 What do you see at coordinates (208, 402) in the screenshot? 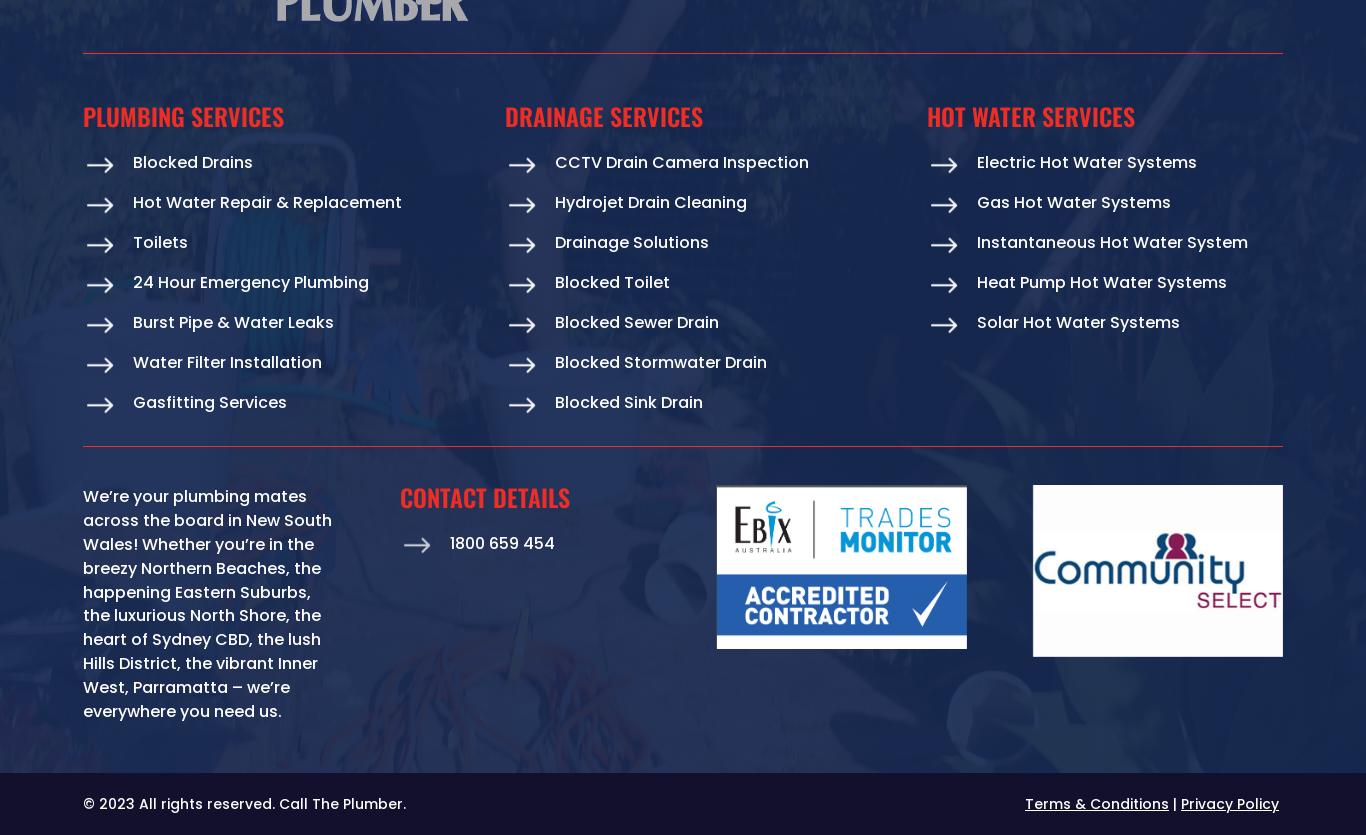
I see `'Gasfitting Services'` at bounding box center [208, 402].